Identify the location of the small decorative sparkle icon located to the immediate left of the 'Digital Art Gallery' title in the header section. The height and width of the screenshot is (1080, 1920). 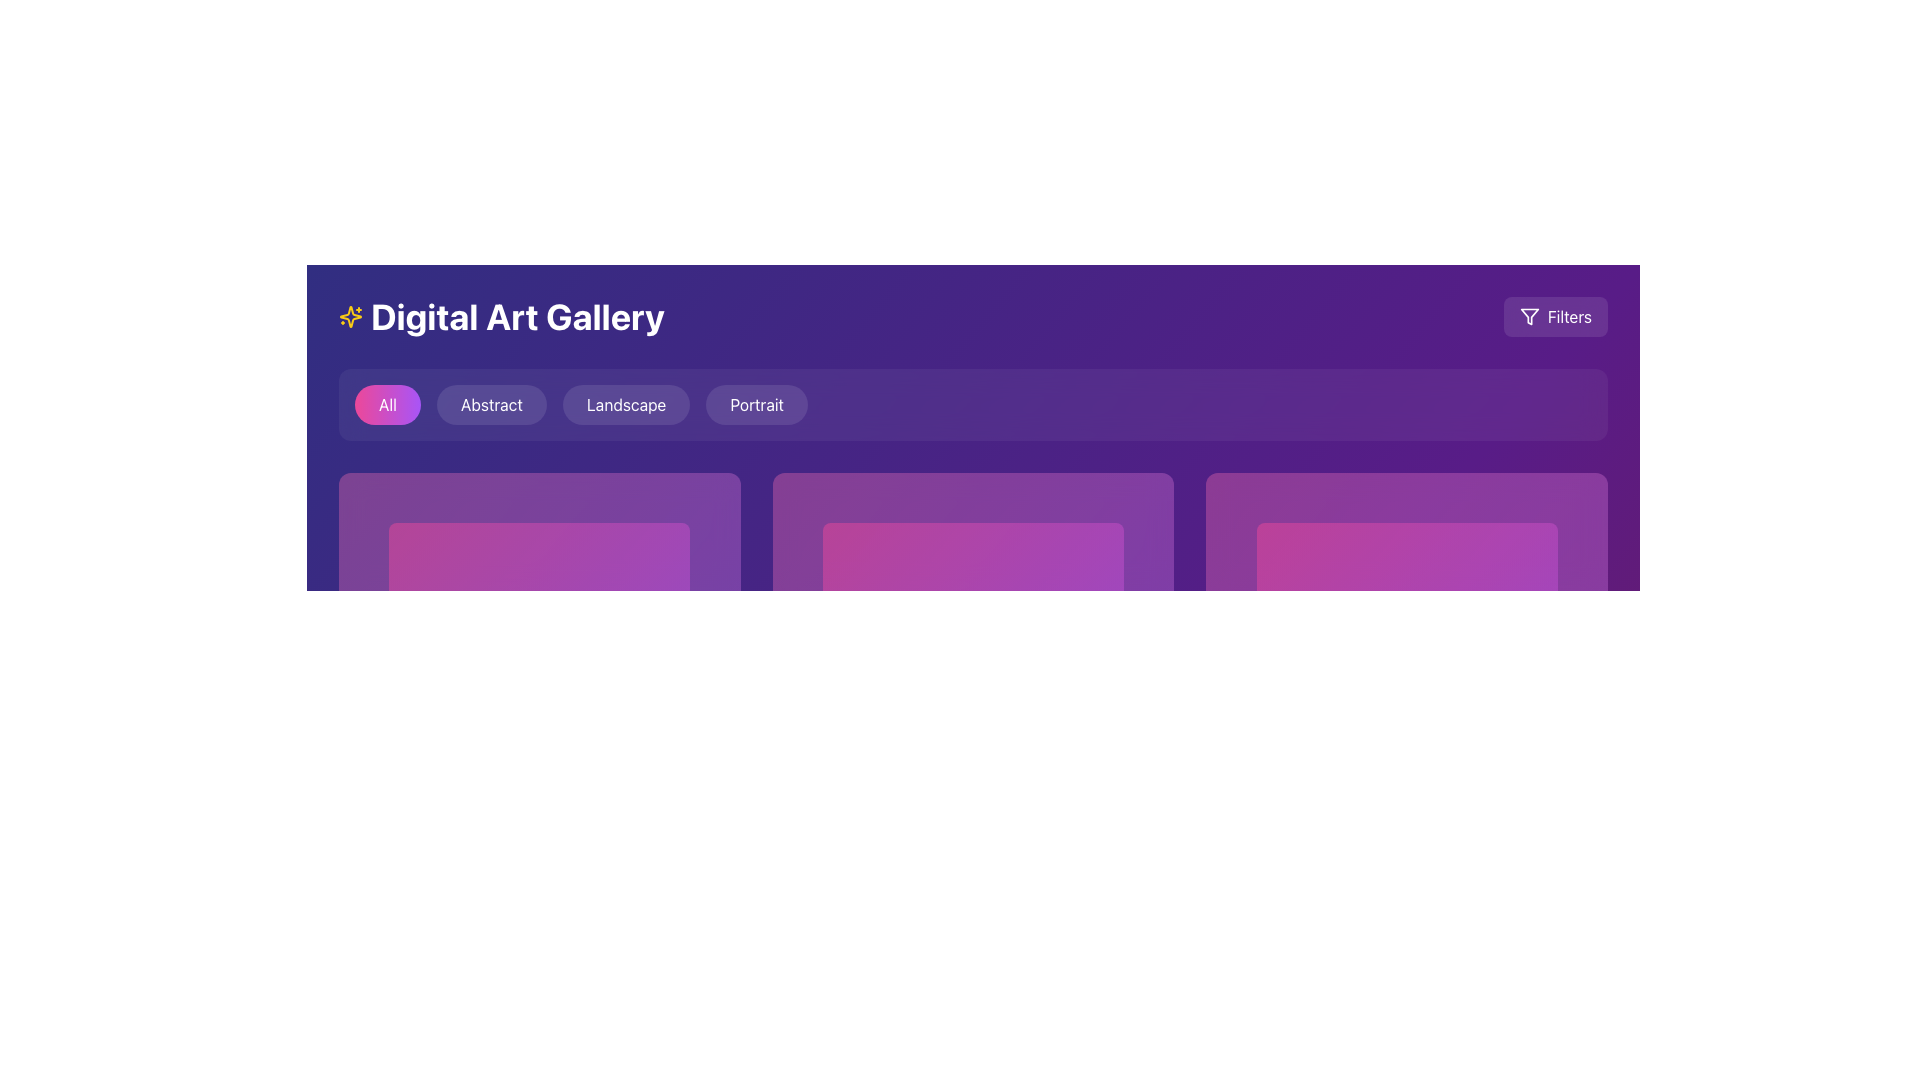
(350, 315).